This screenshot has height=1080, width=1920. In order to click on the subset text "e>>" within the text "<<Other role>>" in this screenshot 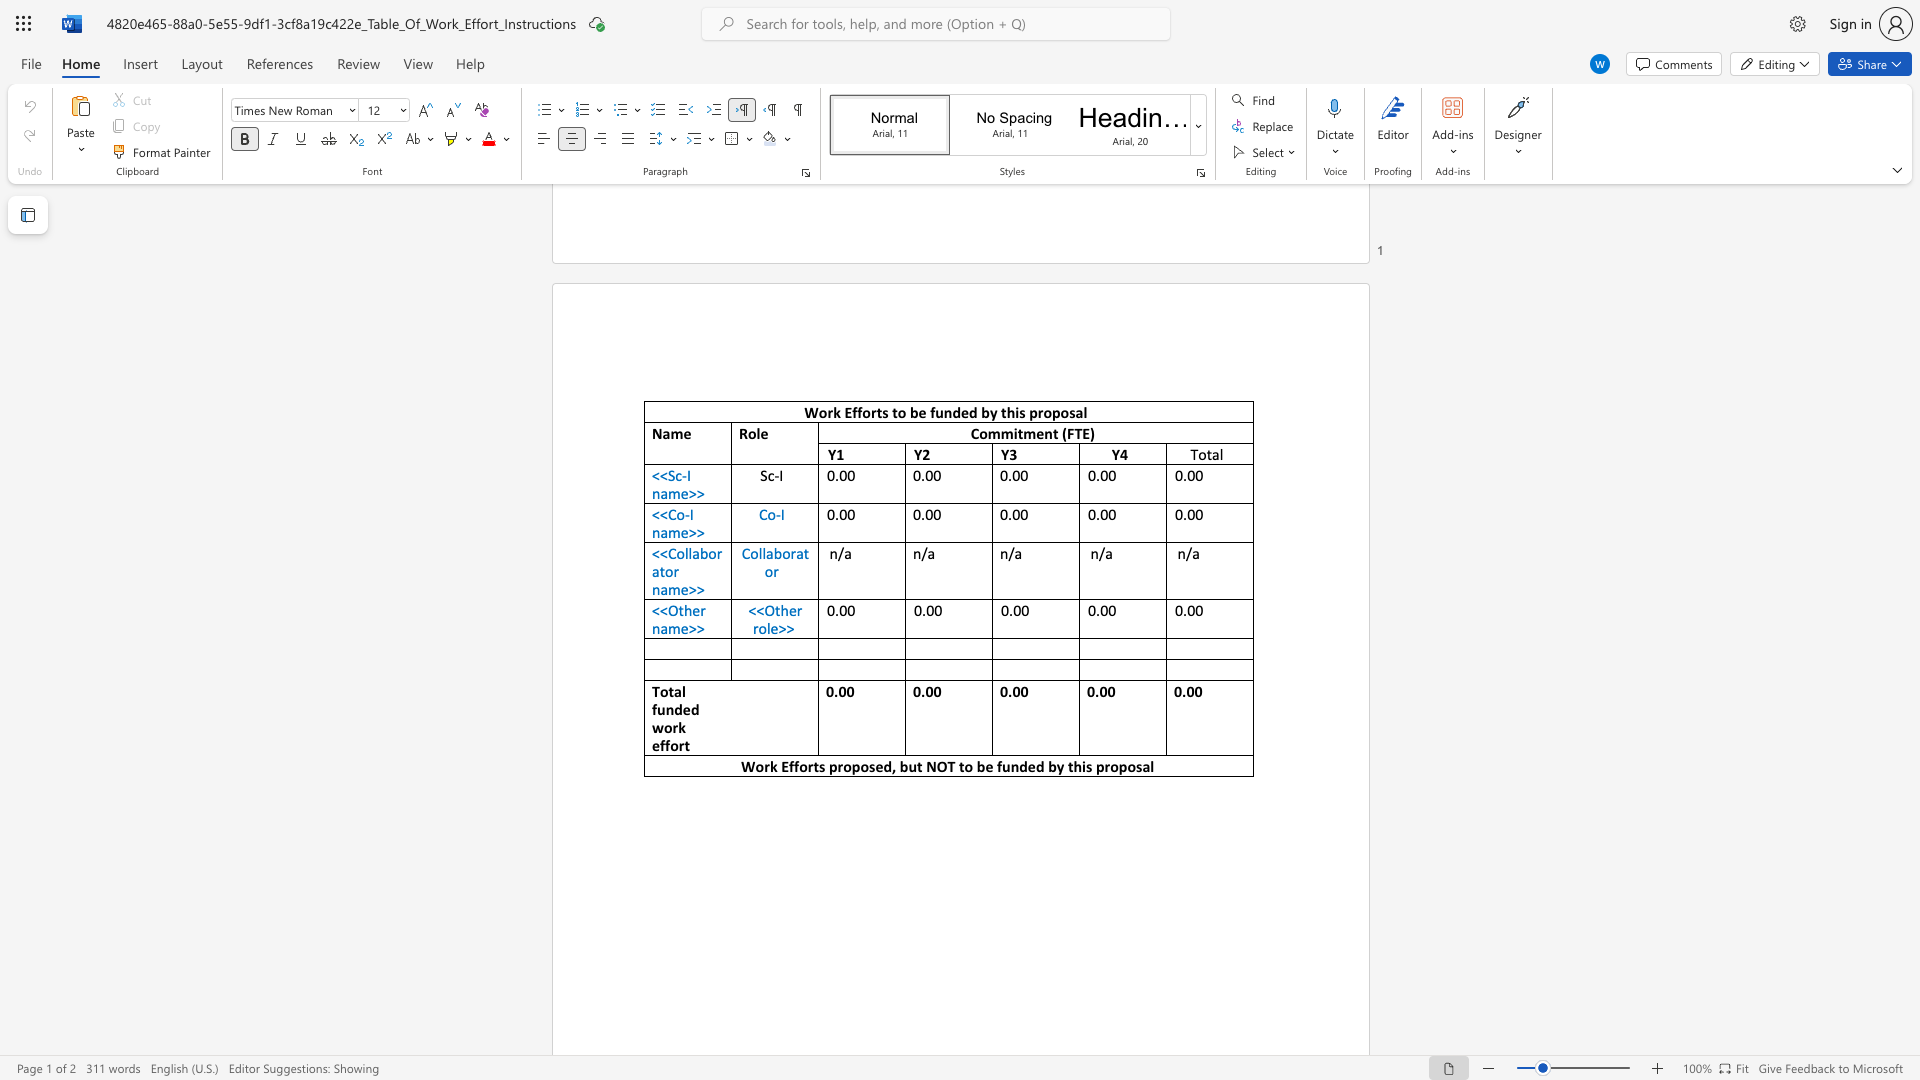, I will do `click(769, 627)`.